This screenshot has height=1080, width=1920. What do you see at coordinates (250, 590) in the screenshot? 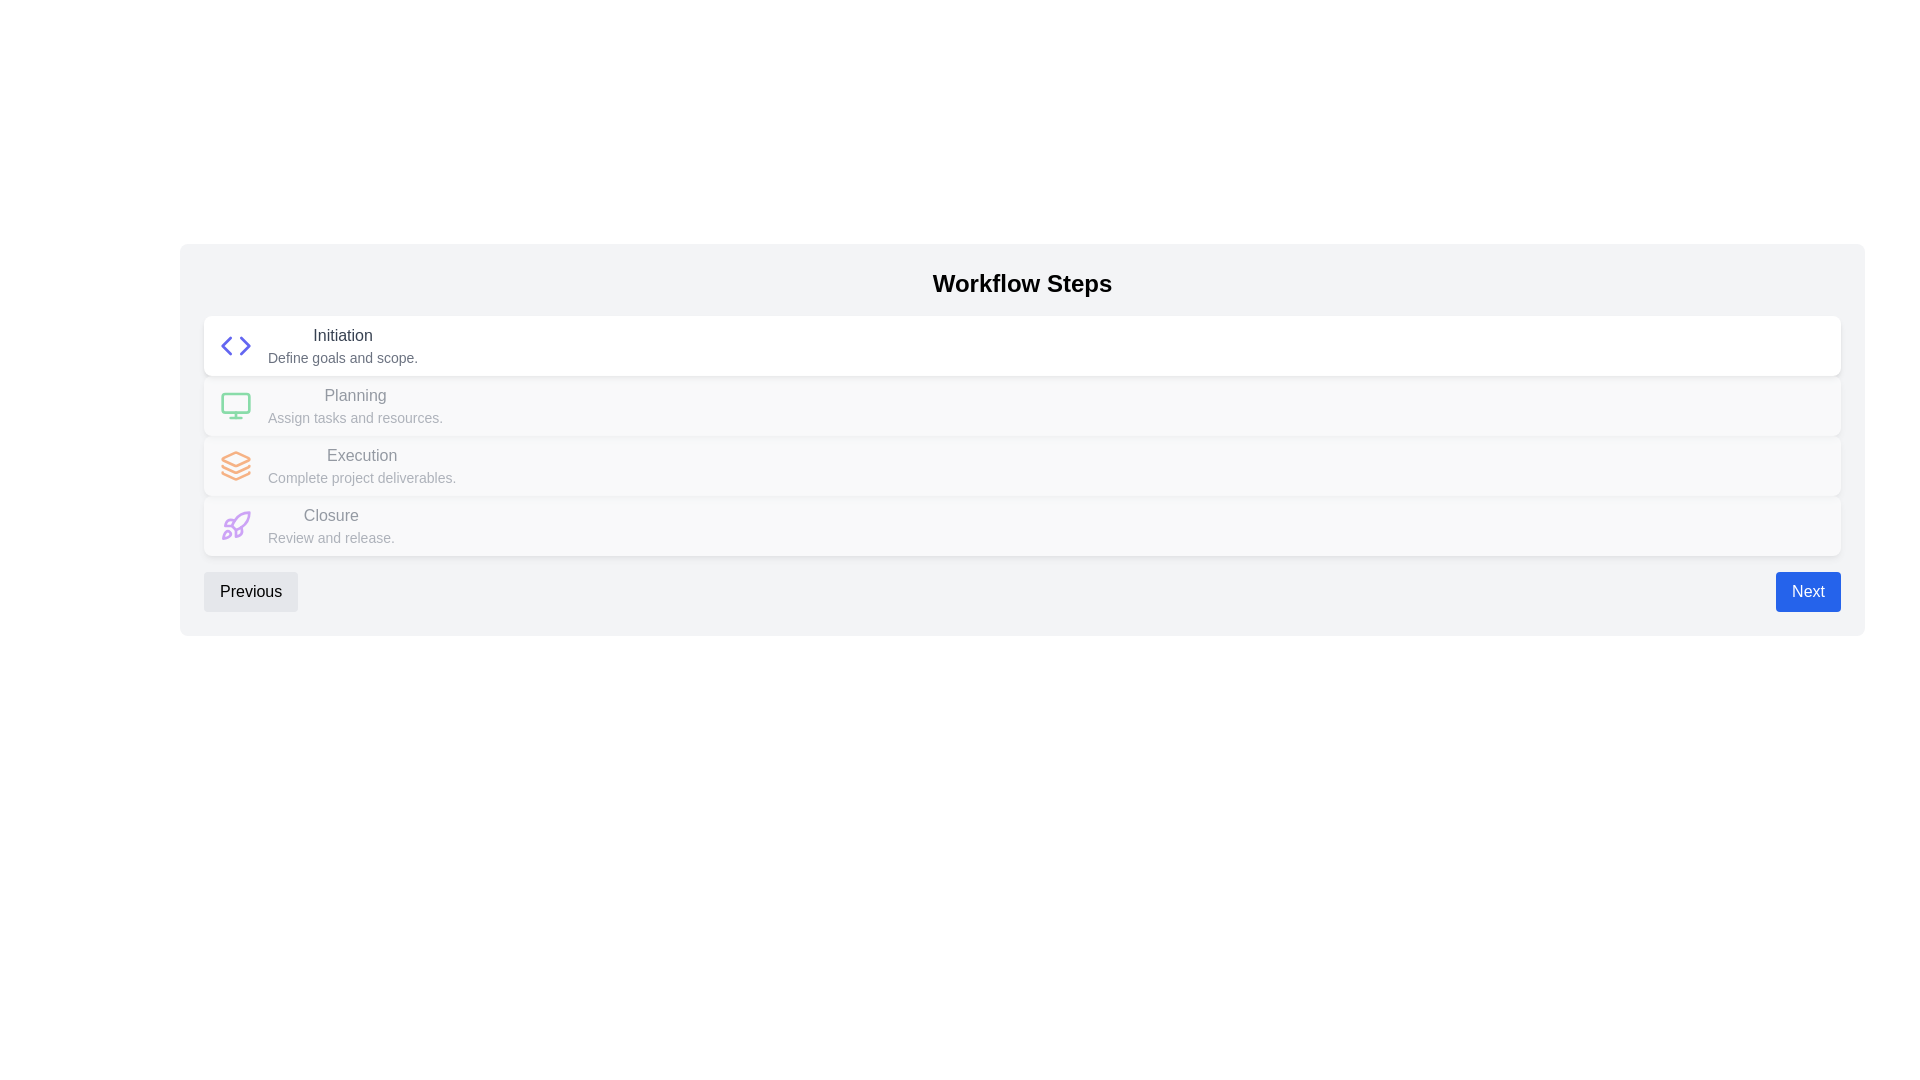
I see `the 'Previous' button, which has a gray background and rounded corners, to observe the hover effect that changes its background color to a darker gray` at bounding box center [250, 590].